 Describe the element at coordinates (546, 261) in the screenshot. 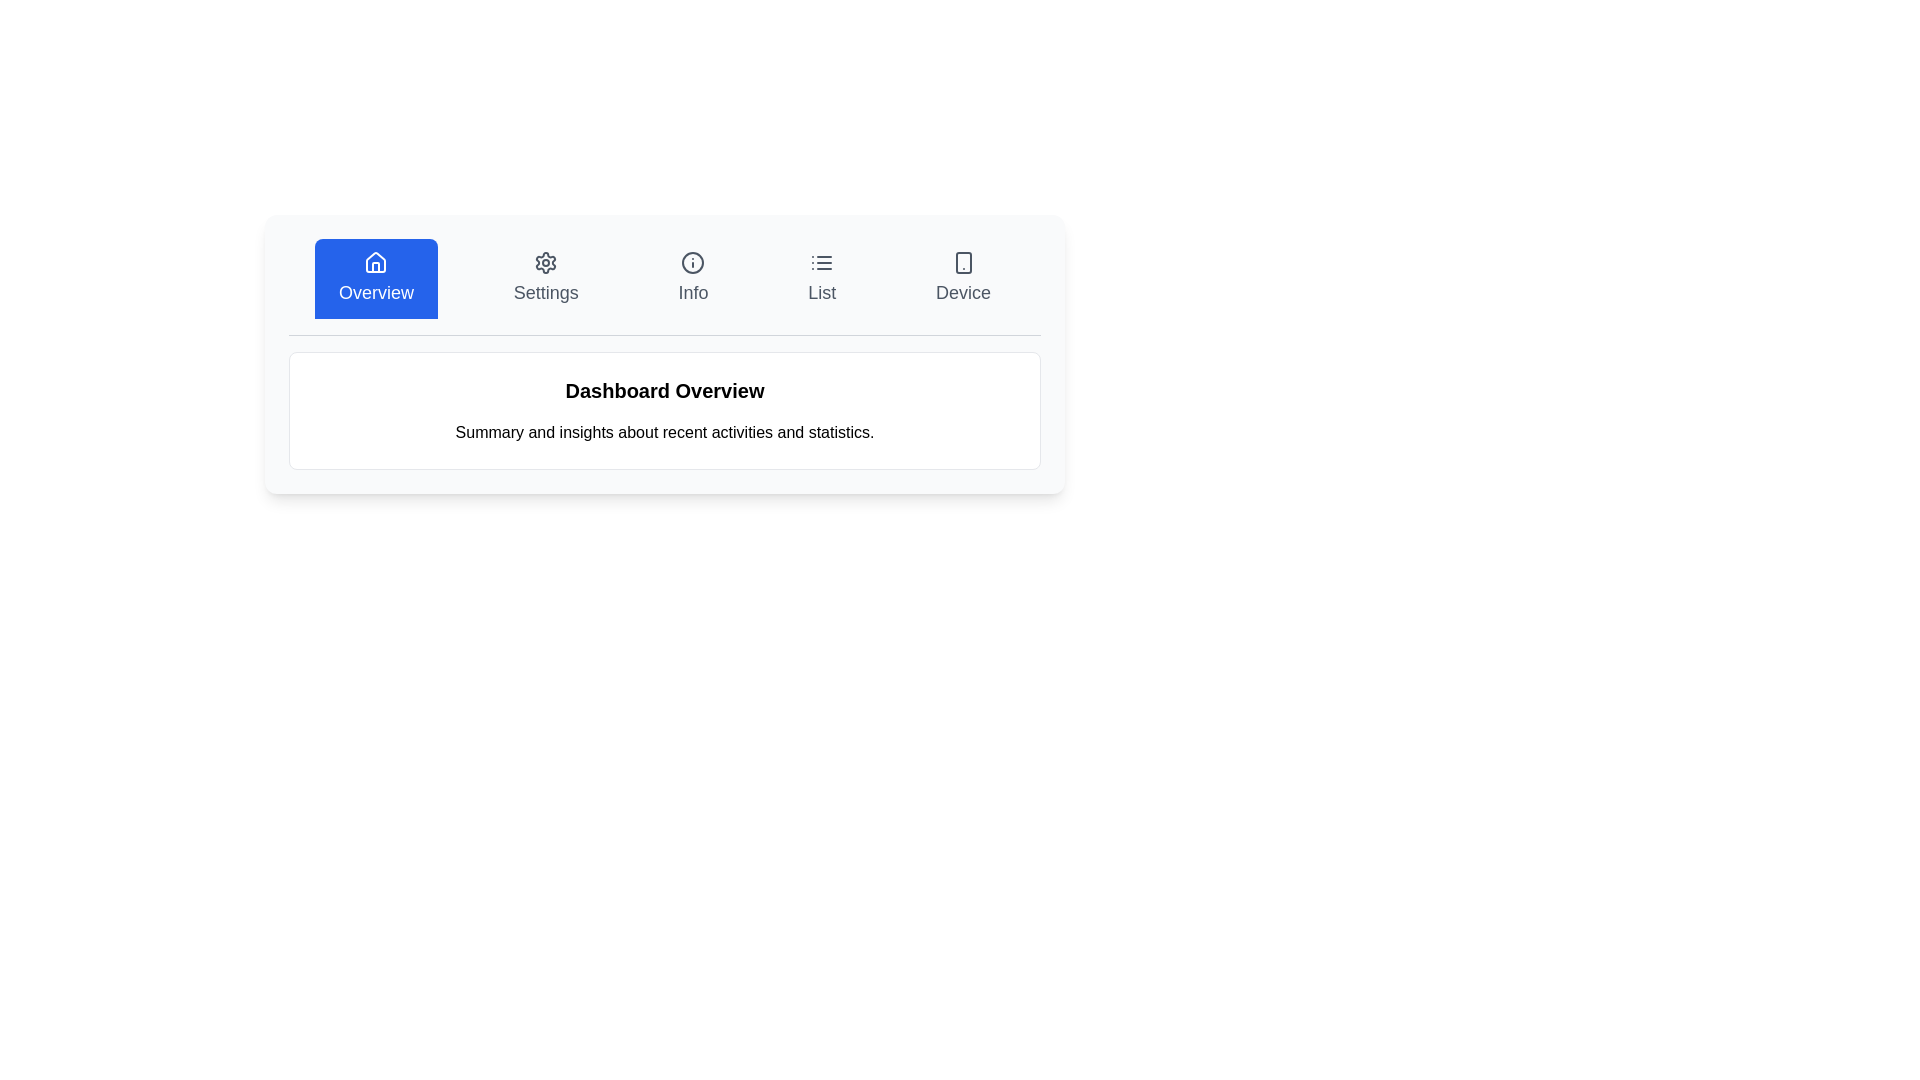

I see `the settings icon located in the navigation bar, which is the second button from the left` at that location.